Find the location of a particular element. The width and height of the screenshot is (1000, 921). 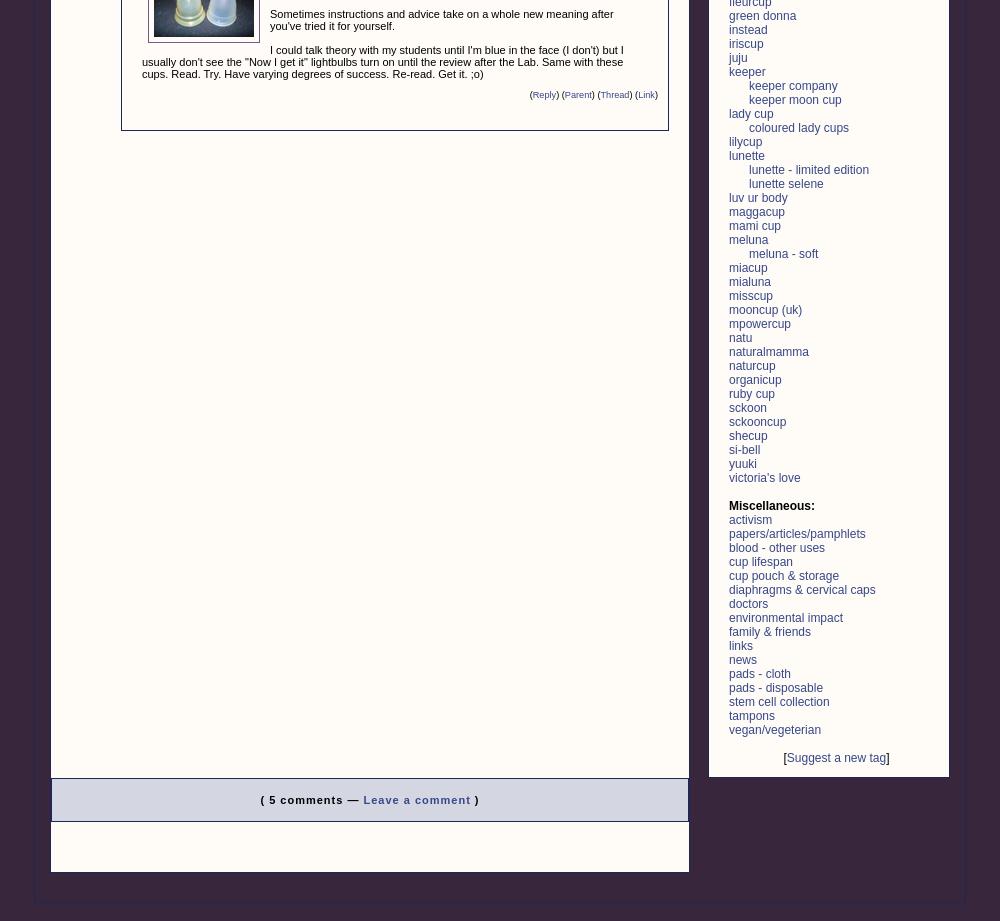

'blood - other uses' is located at coordinates (777, 546).